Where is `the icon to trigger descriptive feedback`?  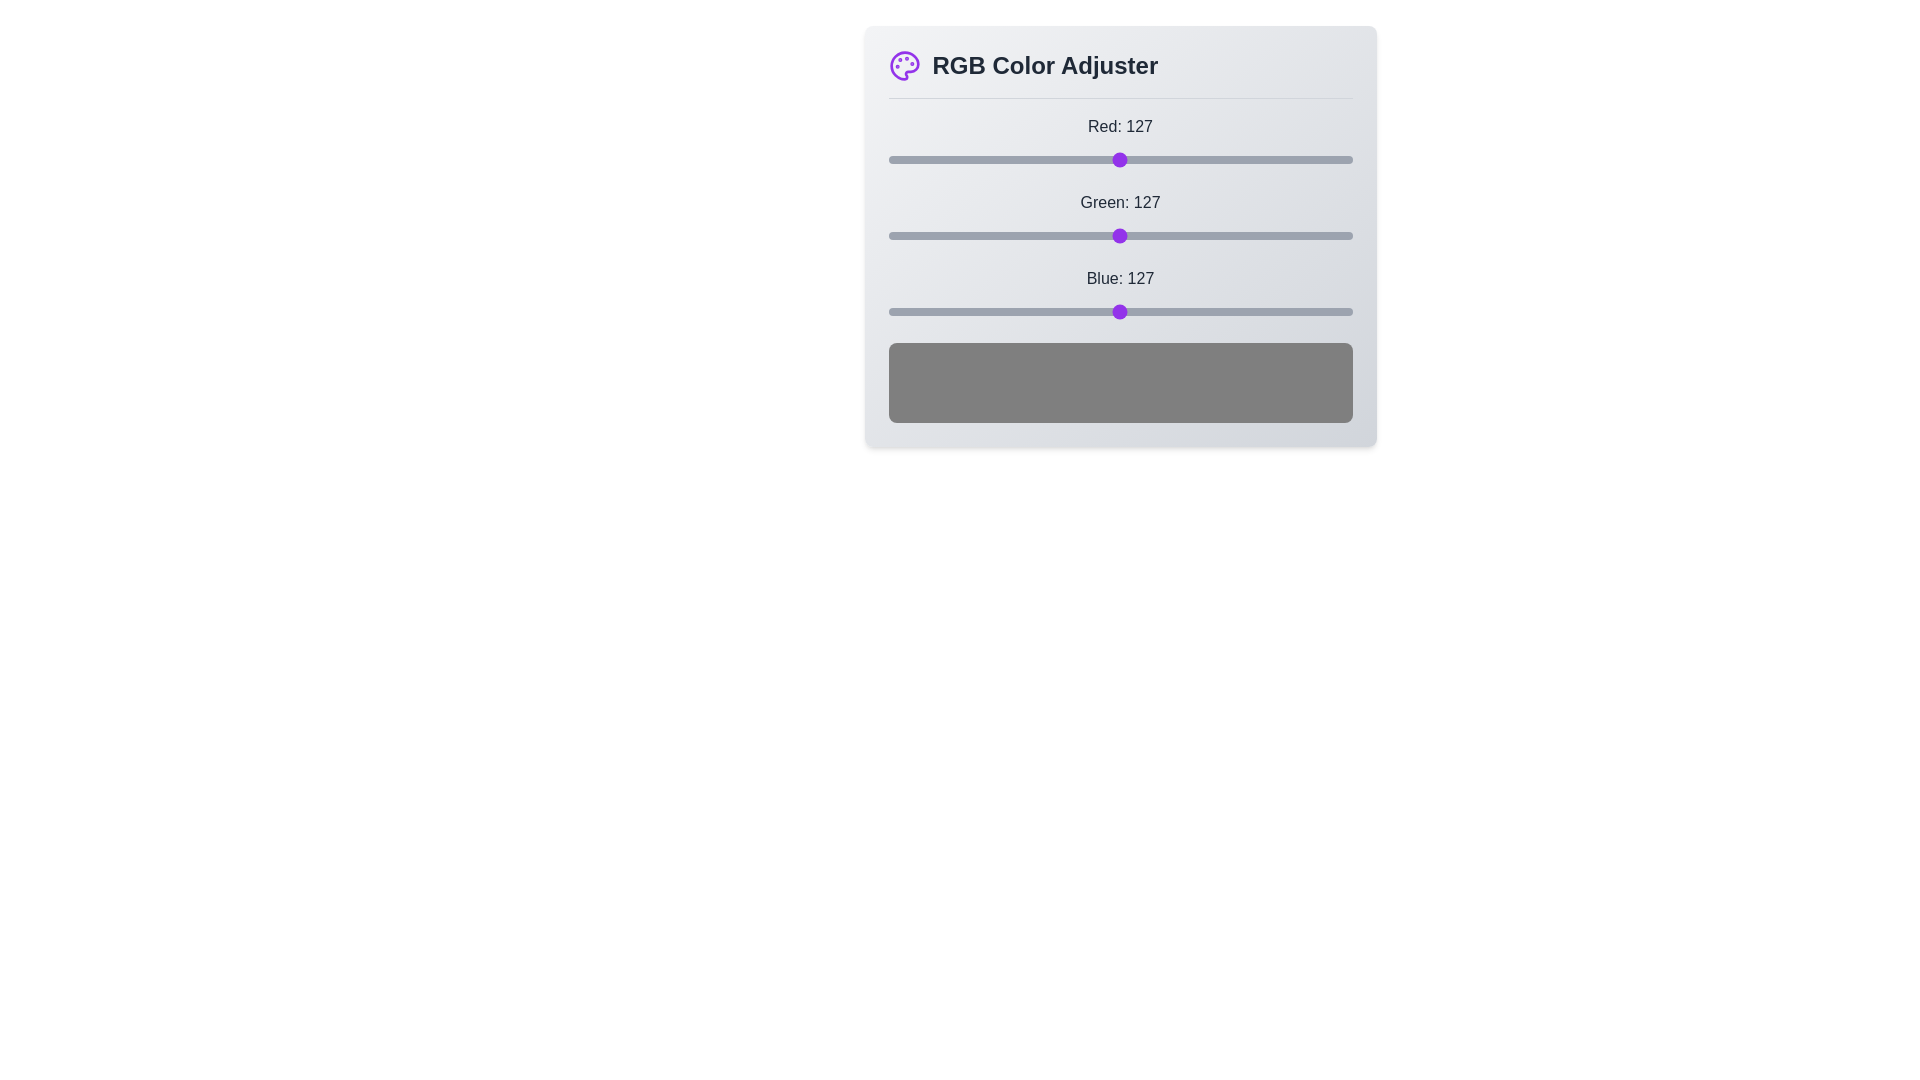
the icon to trigger descriptive feedback is located at coordinates (903, 64).